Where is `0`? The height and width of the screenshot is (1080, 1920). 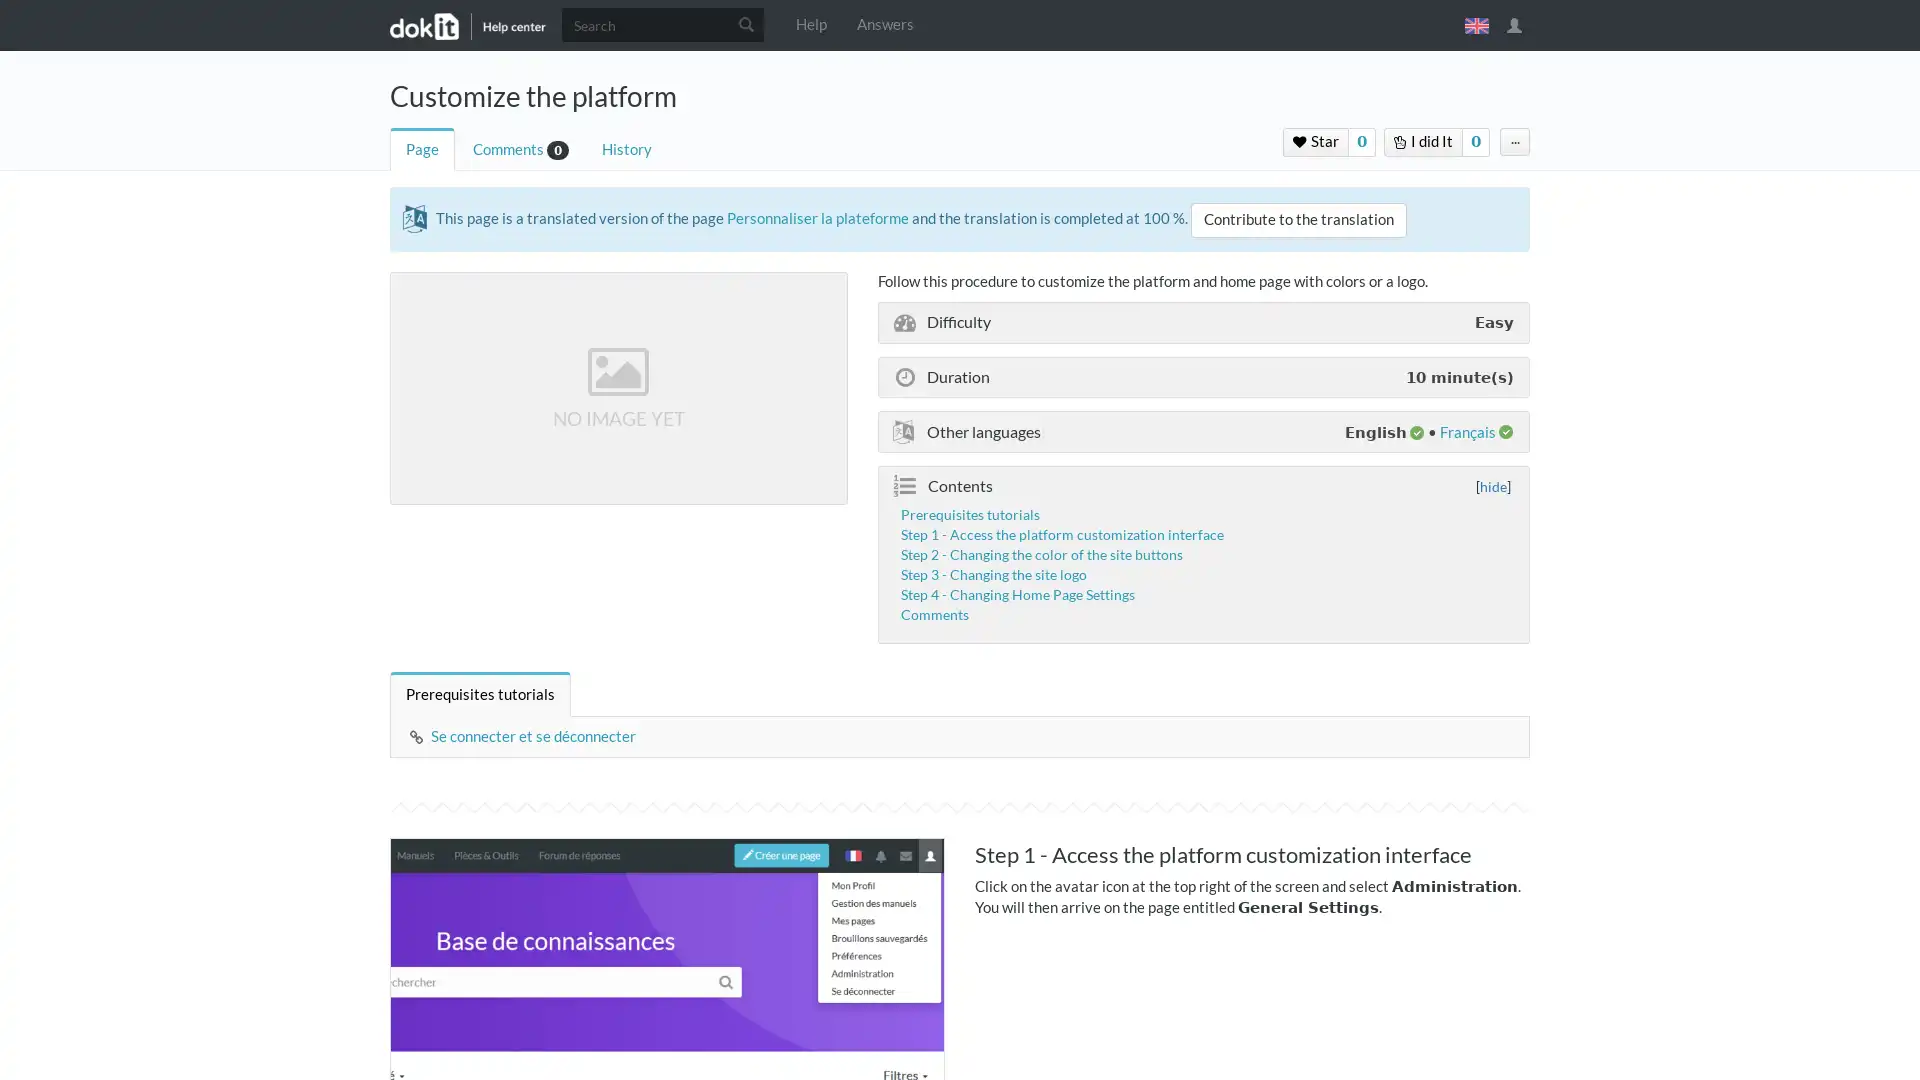
0 is located at coordinates (1476, 141).